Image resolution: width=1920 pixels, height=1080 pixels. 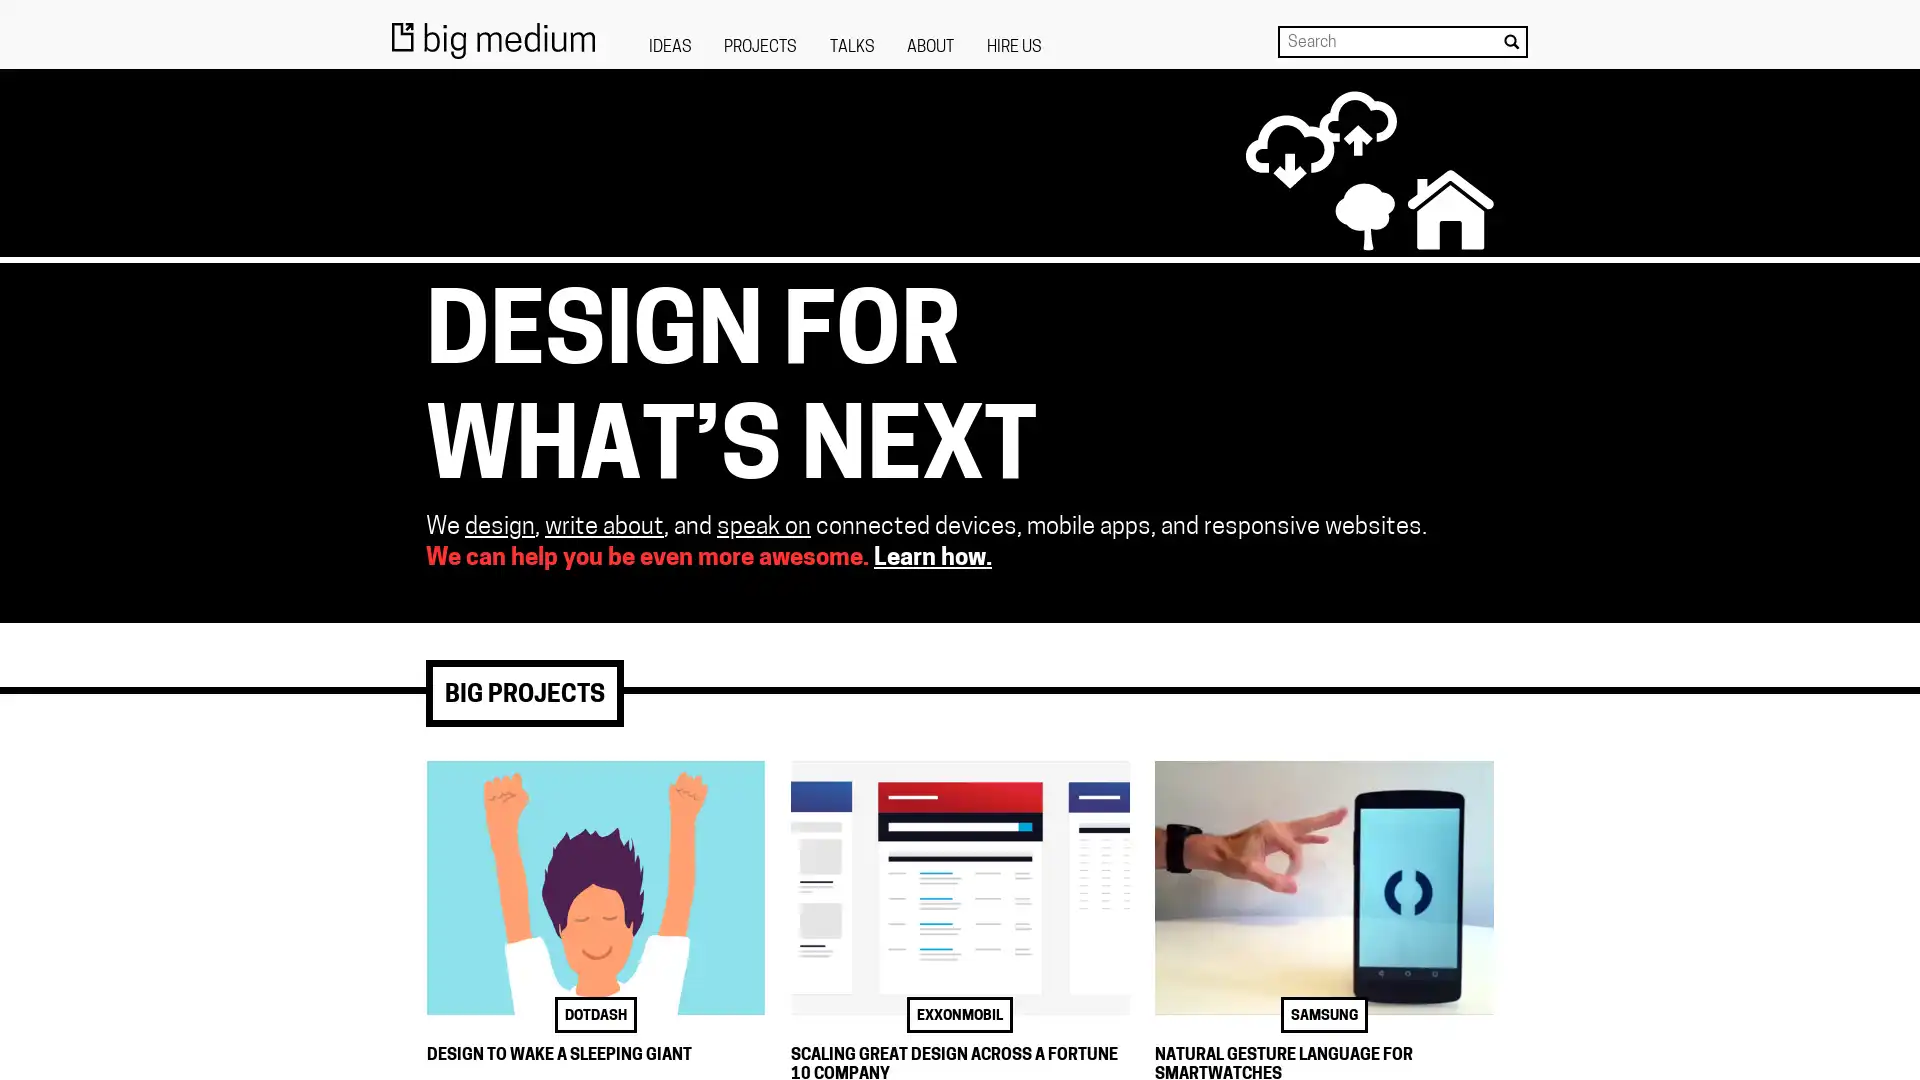 What do you see at coordinates (1511, 41) in the screenshot?
I see `Search` at bounding box center [1511, 41].